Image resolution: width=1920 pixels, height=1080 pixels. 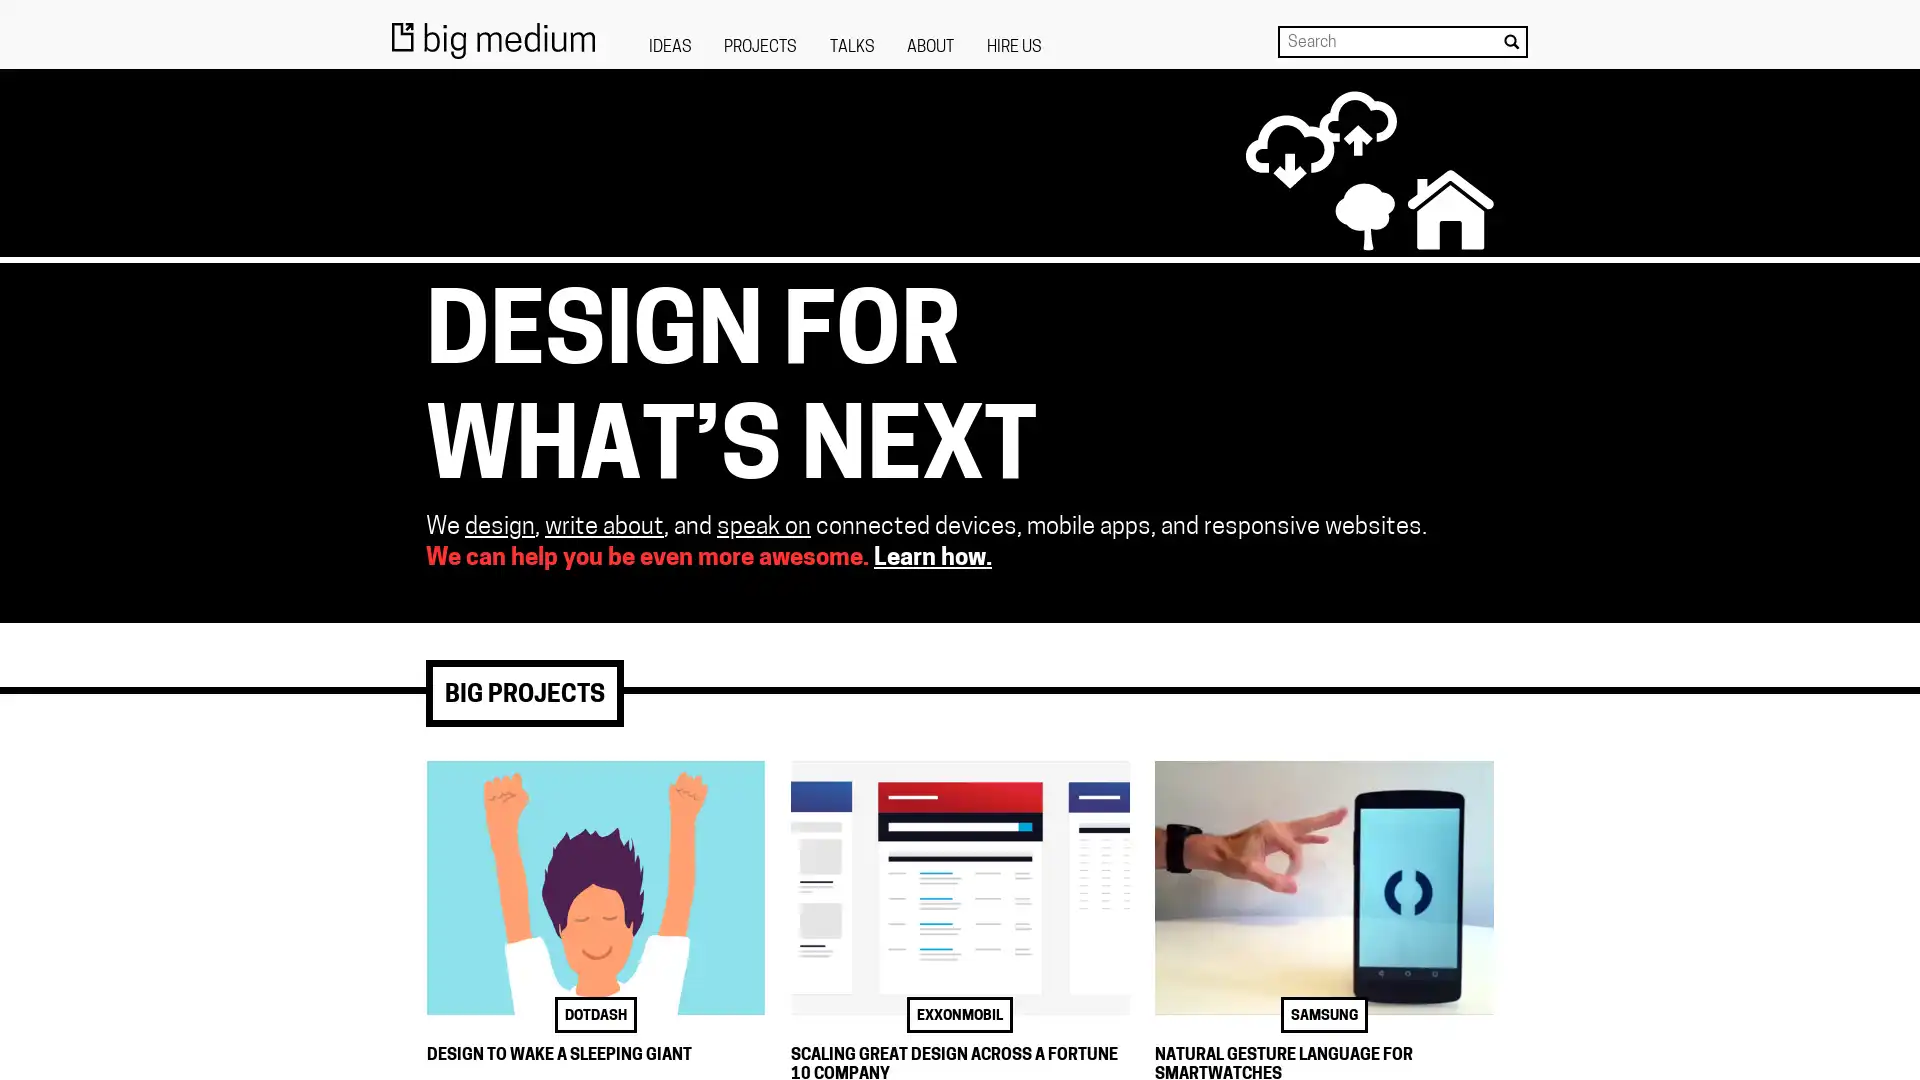 What do you see at coordinates (1511, 41) in the screenshot?
I see `Search` at bounding box center [1511, 41].